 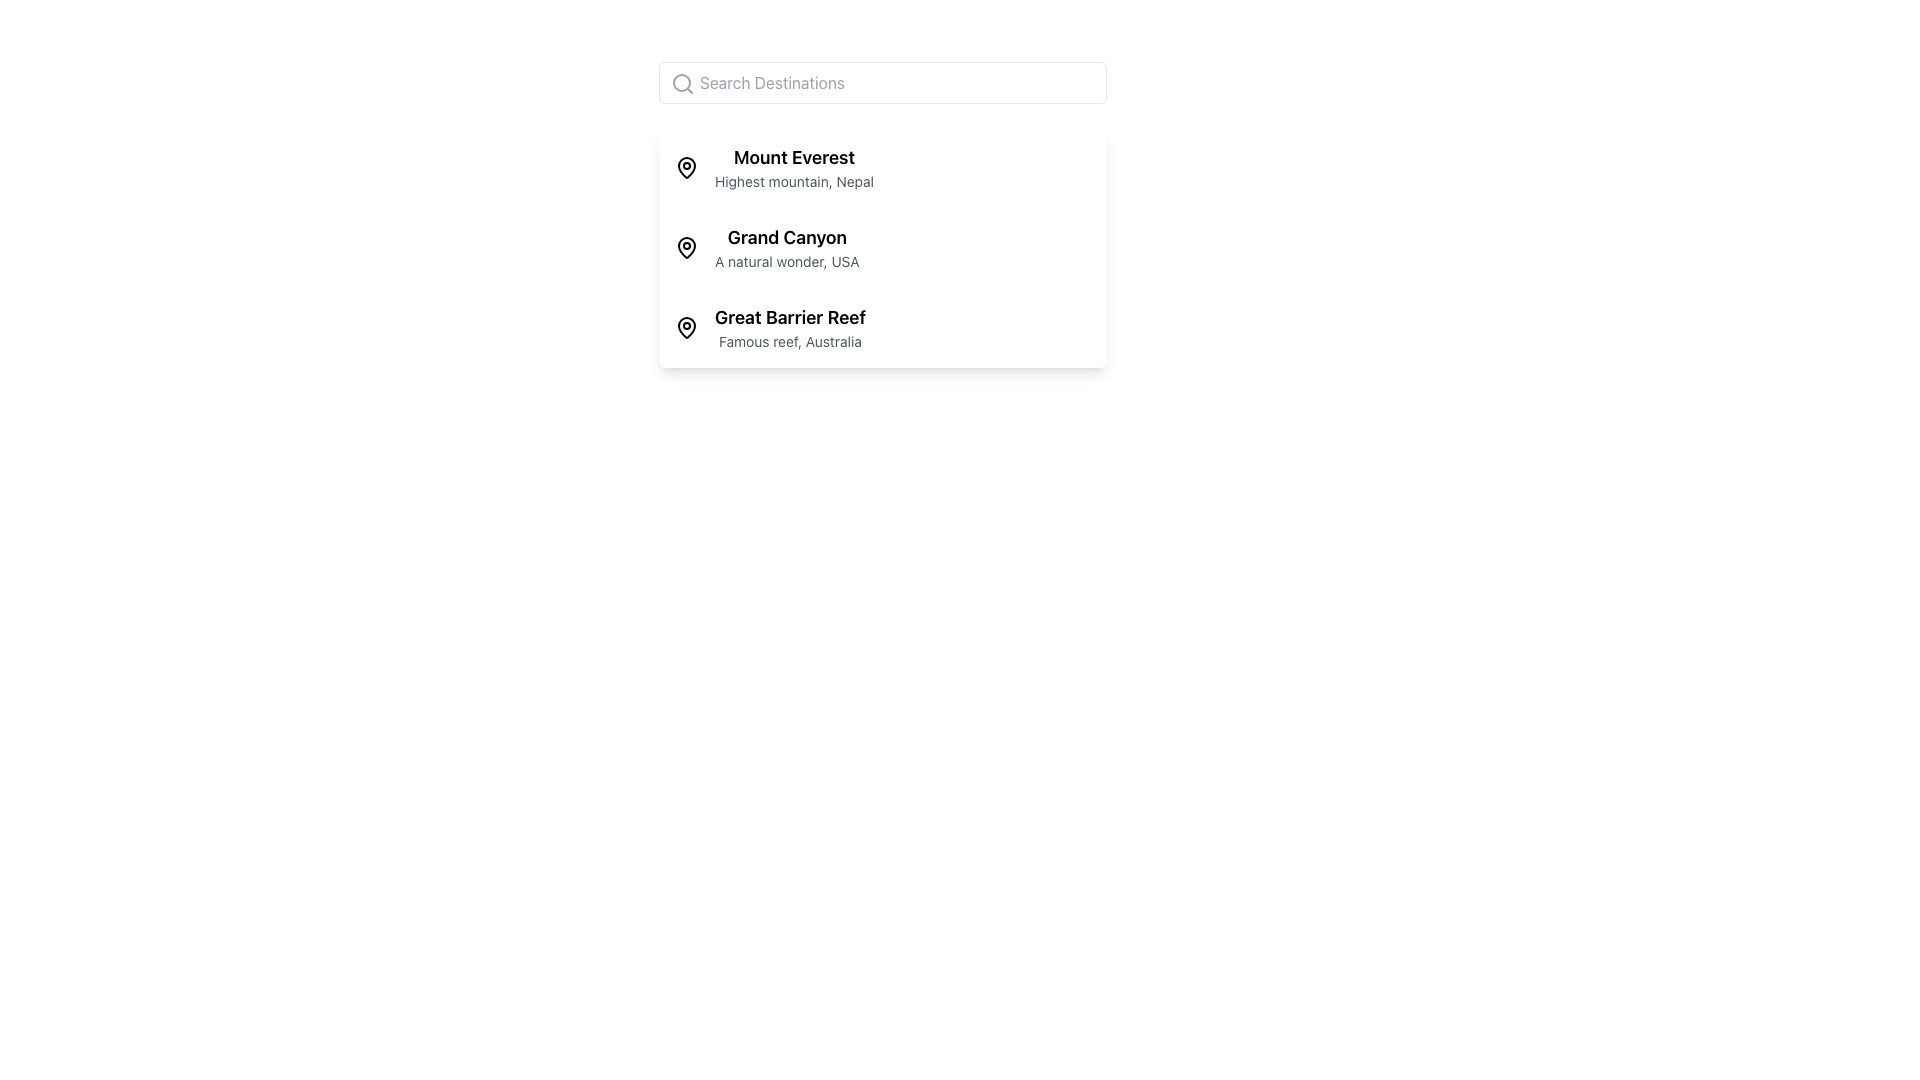 What do you see at coordinates (882, 326) in the screenshot?
I see `the third list item summarizing information about the Great Barrier Reef` at bounding box center [882, 326].